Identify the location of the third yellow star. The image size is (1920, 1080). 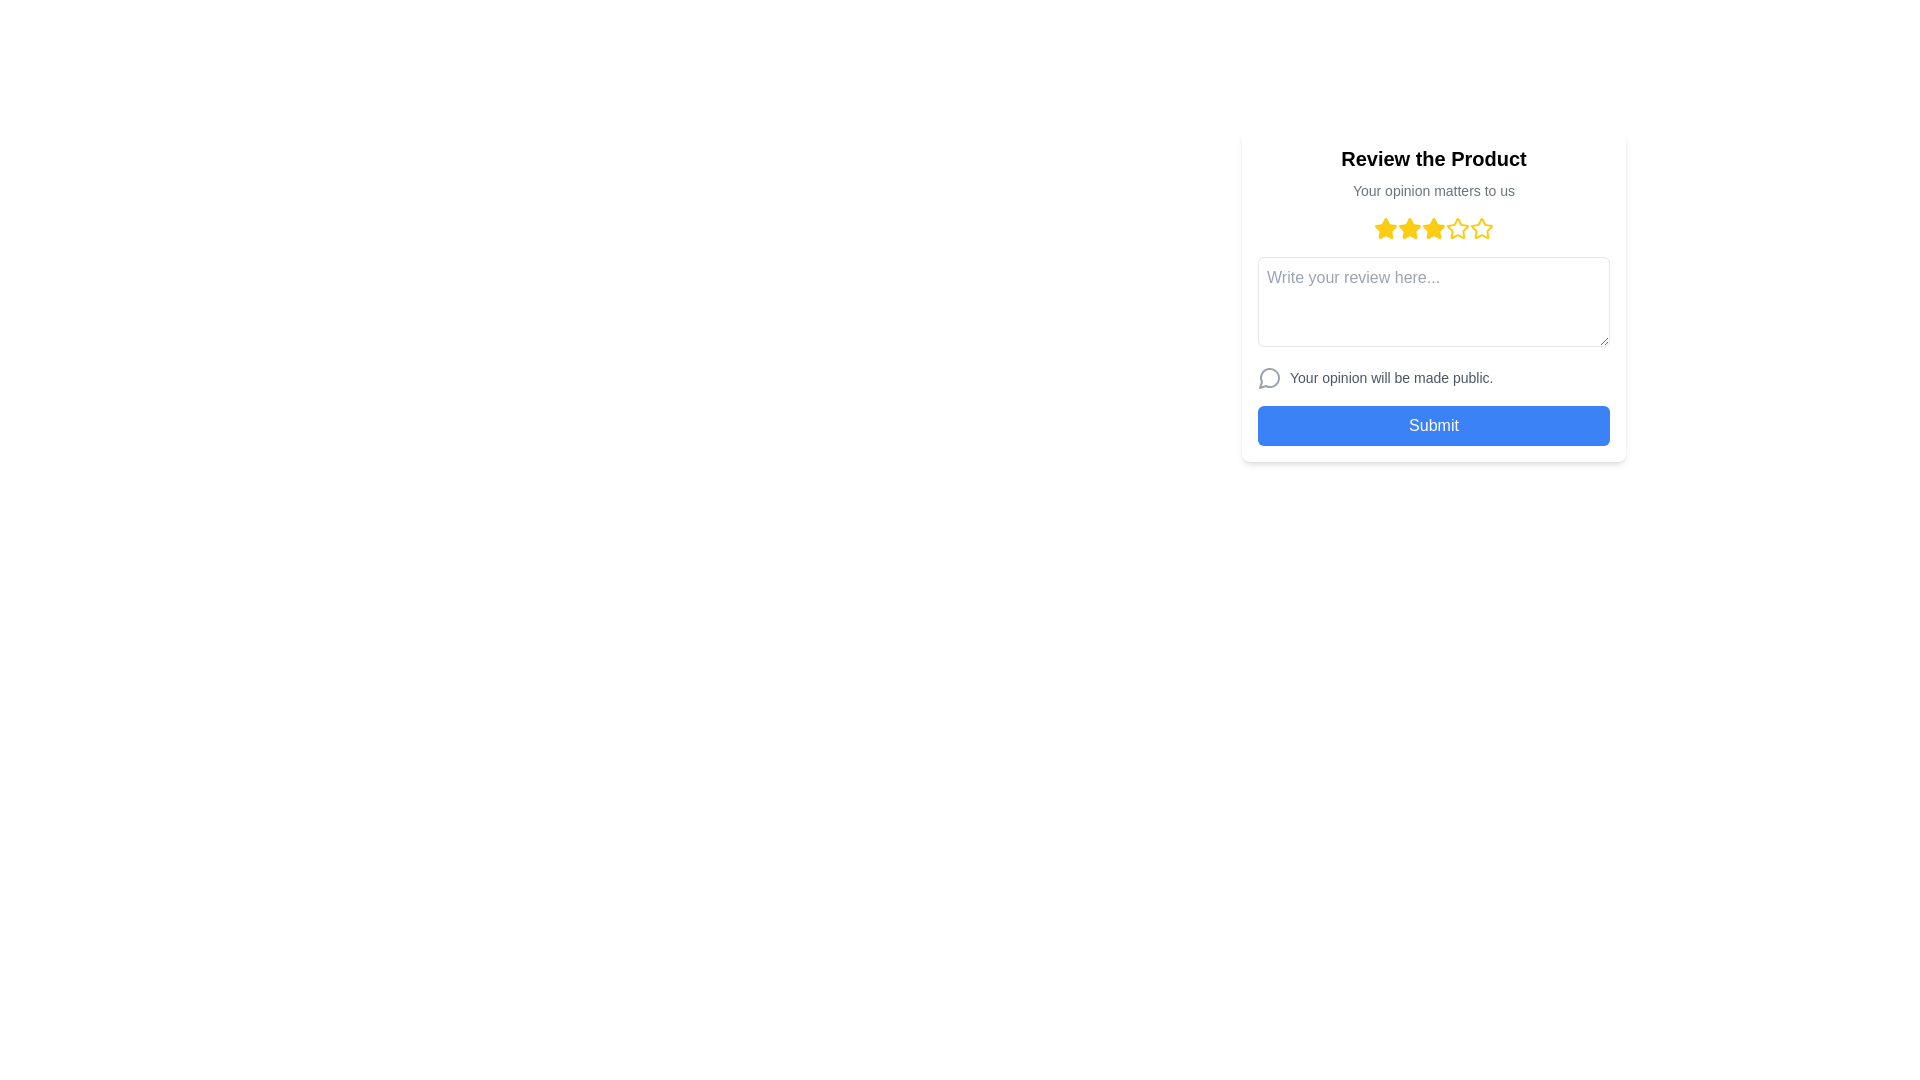
(1433, 227).